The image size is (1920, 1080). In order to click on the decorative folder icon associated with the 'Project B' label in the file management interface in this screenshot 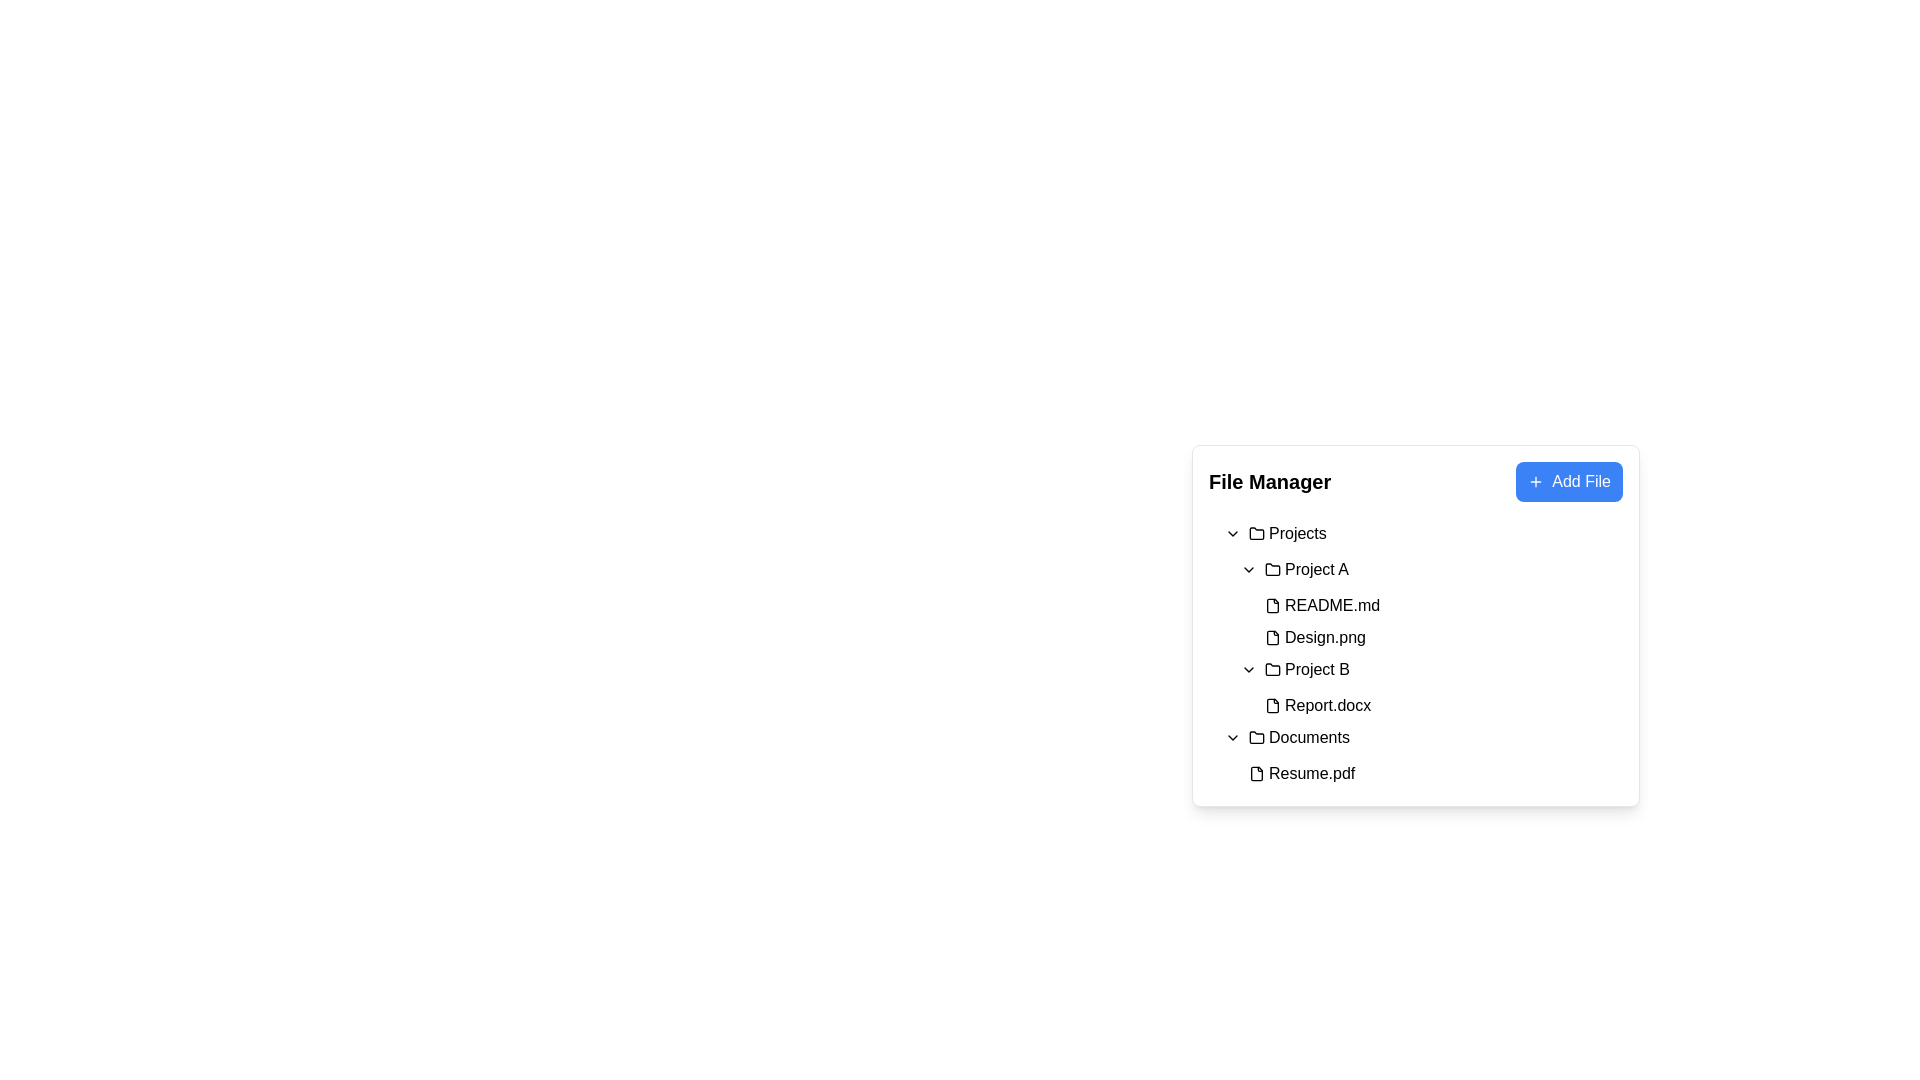, I will do `click(1271, 670)`.